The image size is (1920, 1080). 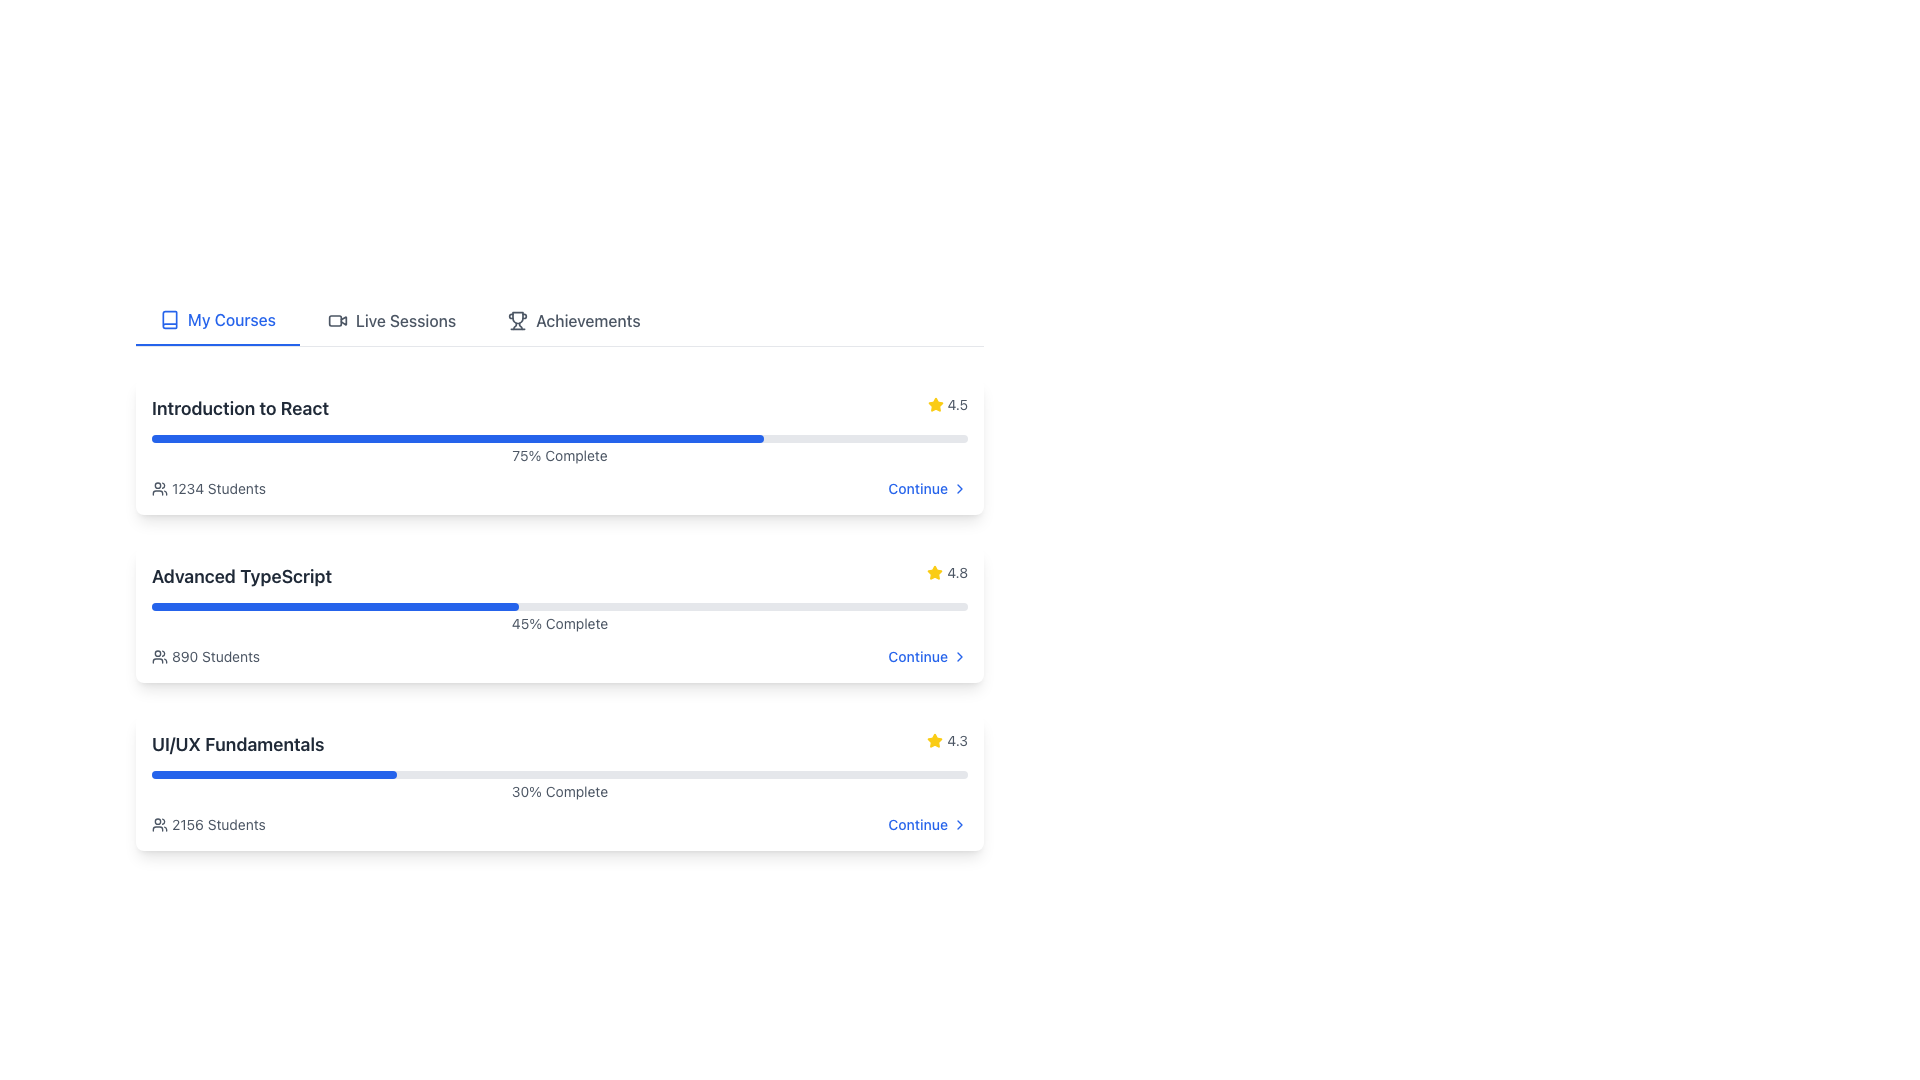 I want to click on text content of the label indicating the completion percentage of the course progress bar for 'Introduction to React', located towards the right side of the progress bar, so click(x=560, y=455).